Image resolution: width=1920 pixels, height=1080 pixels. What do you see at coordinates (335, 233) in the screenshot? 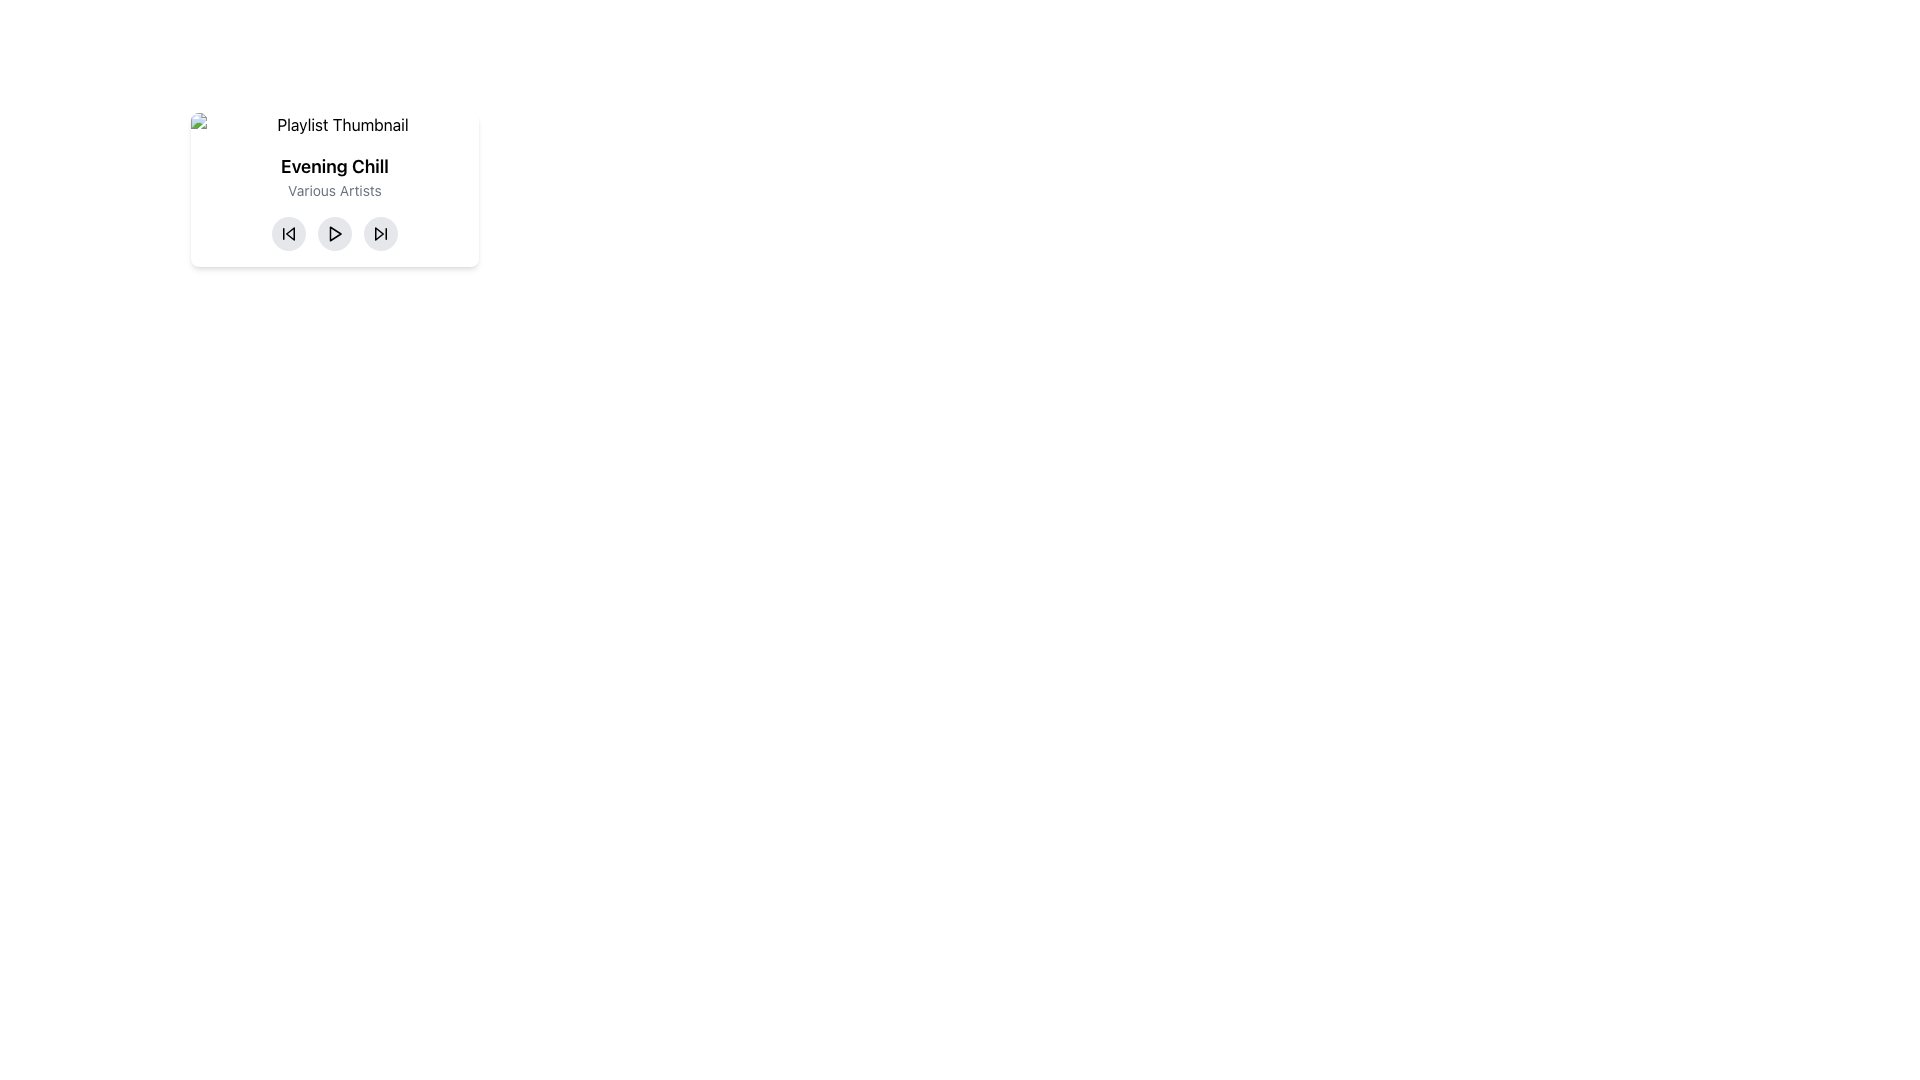
I see `the play button located below the text 'Evening Chill' and 'Various Artists' to play the media` at bounding box center [335, 233].